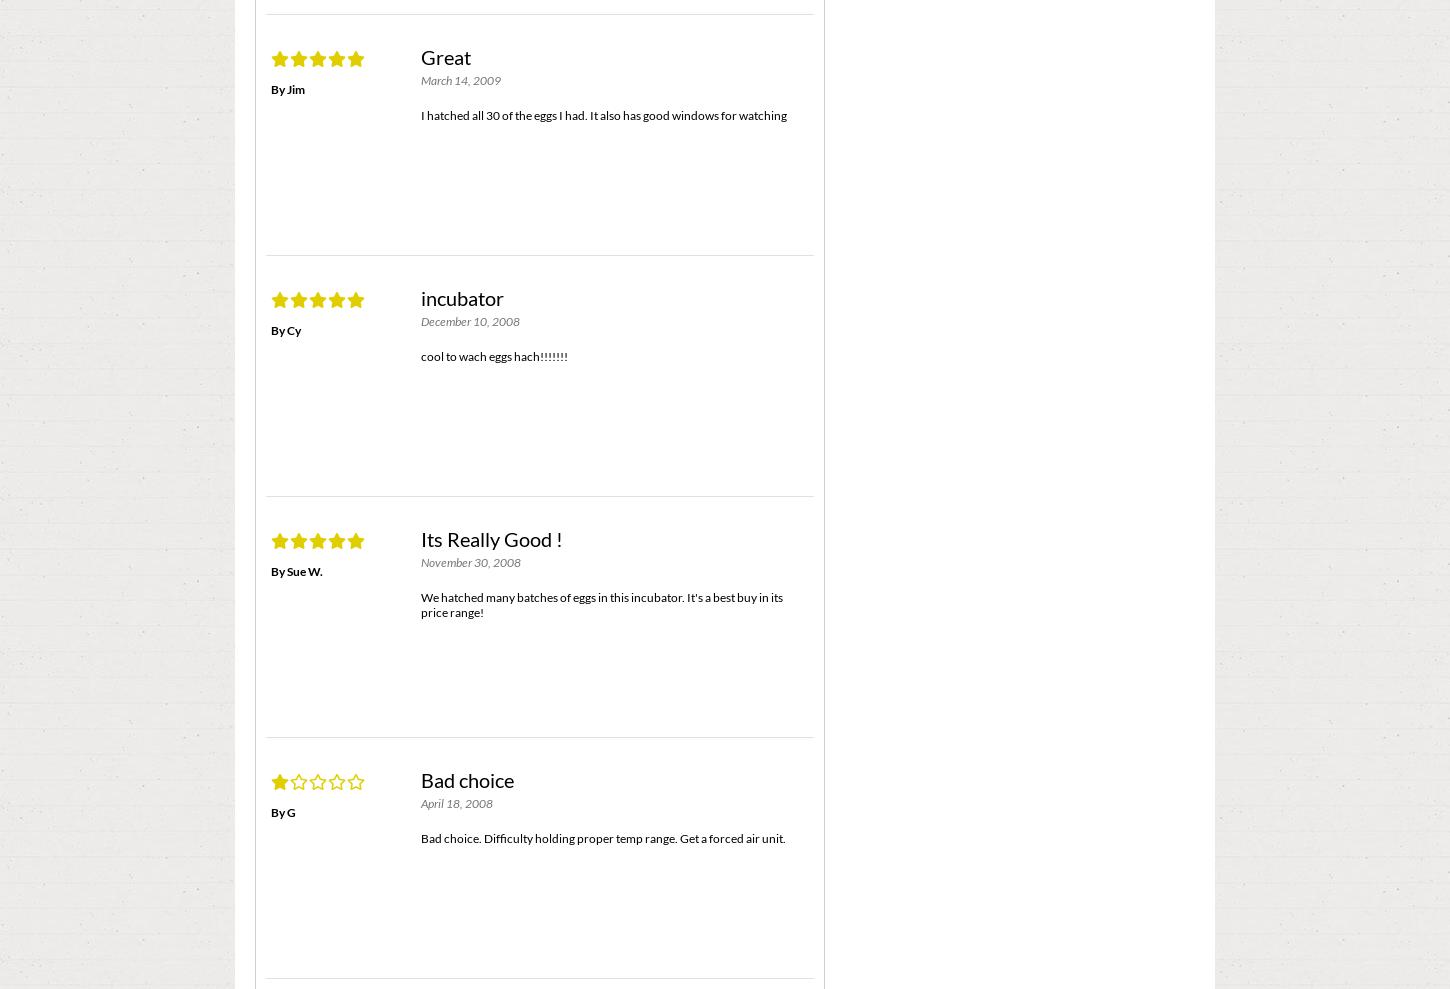 This screenshot has width=1450, height=989. What do you see at coordinates (287, 88) in the screenshot?
I see `'By Jim'` at bounding box center [287, 88].